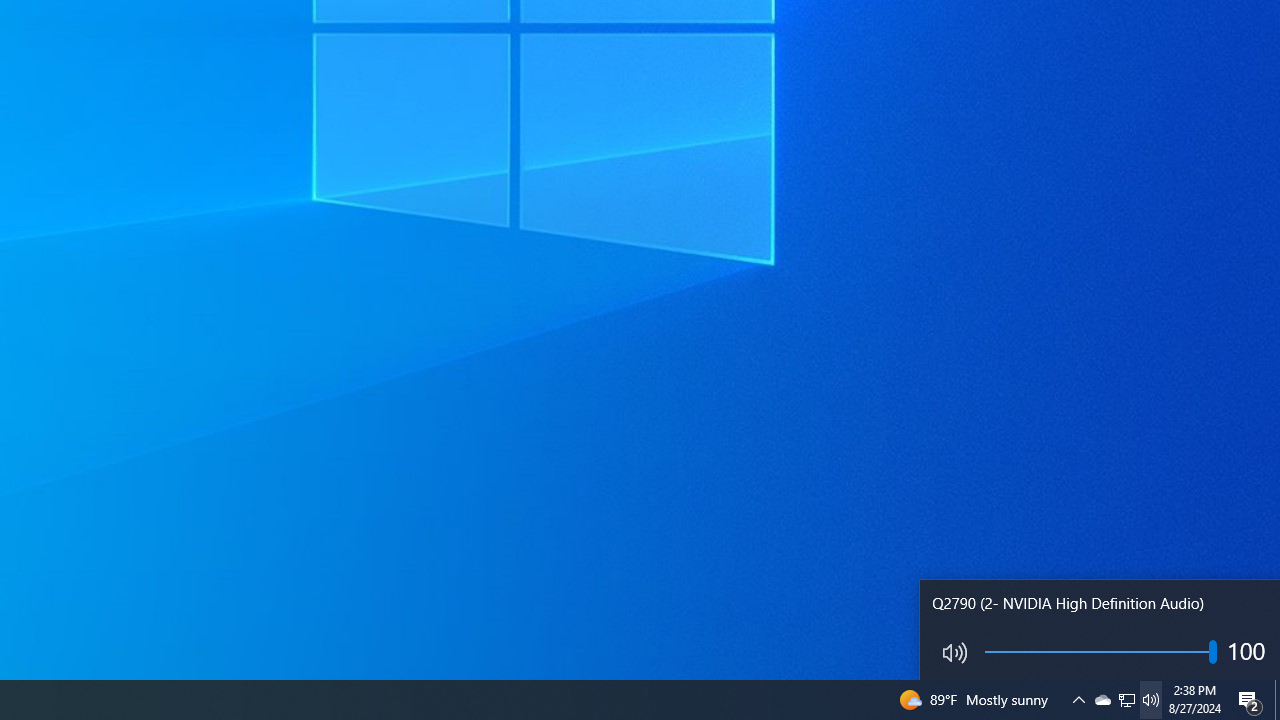 Image resolution: width=1280 pixels, height=720 pixels. I want to click on 'Mute toggle', so click(950, 652).